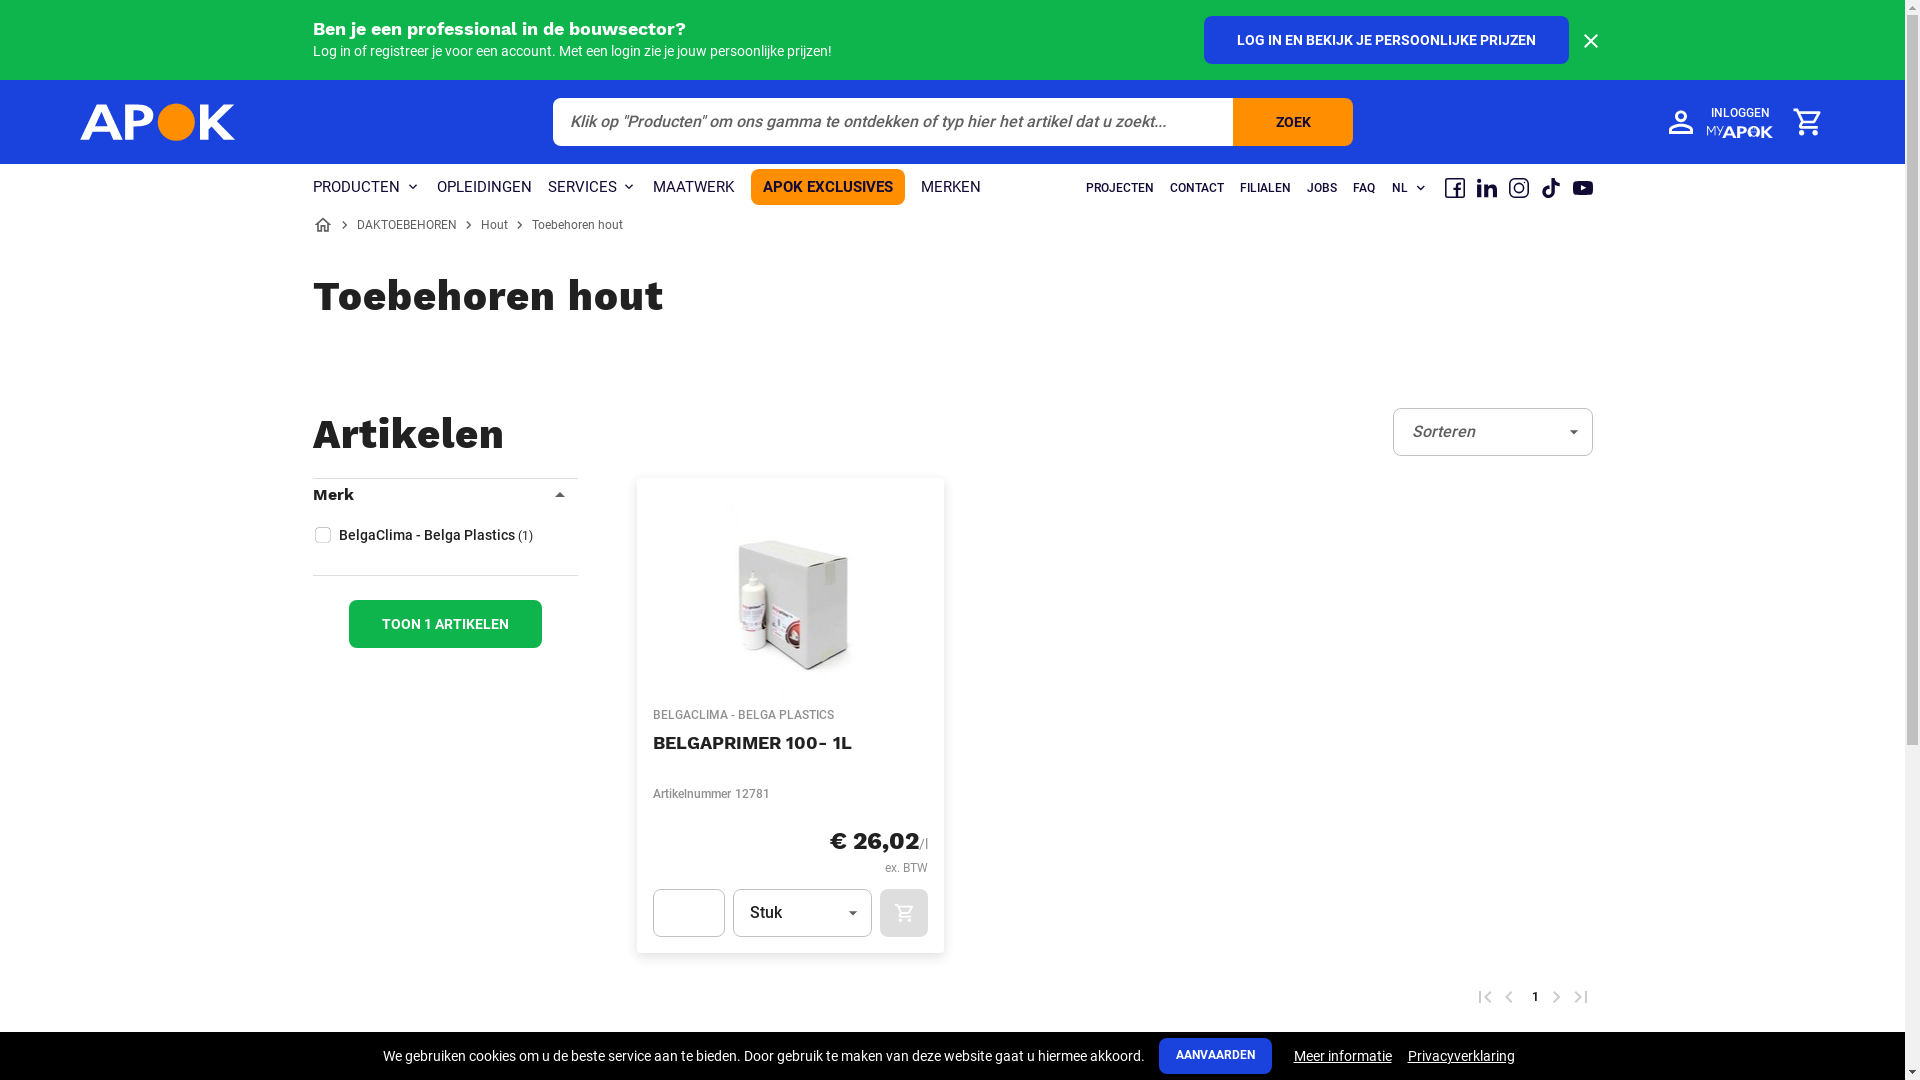  I want to click on 'FILIALEN', so click(1264, 188).